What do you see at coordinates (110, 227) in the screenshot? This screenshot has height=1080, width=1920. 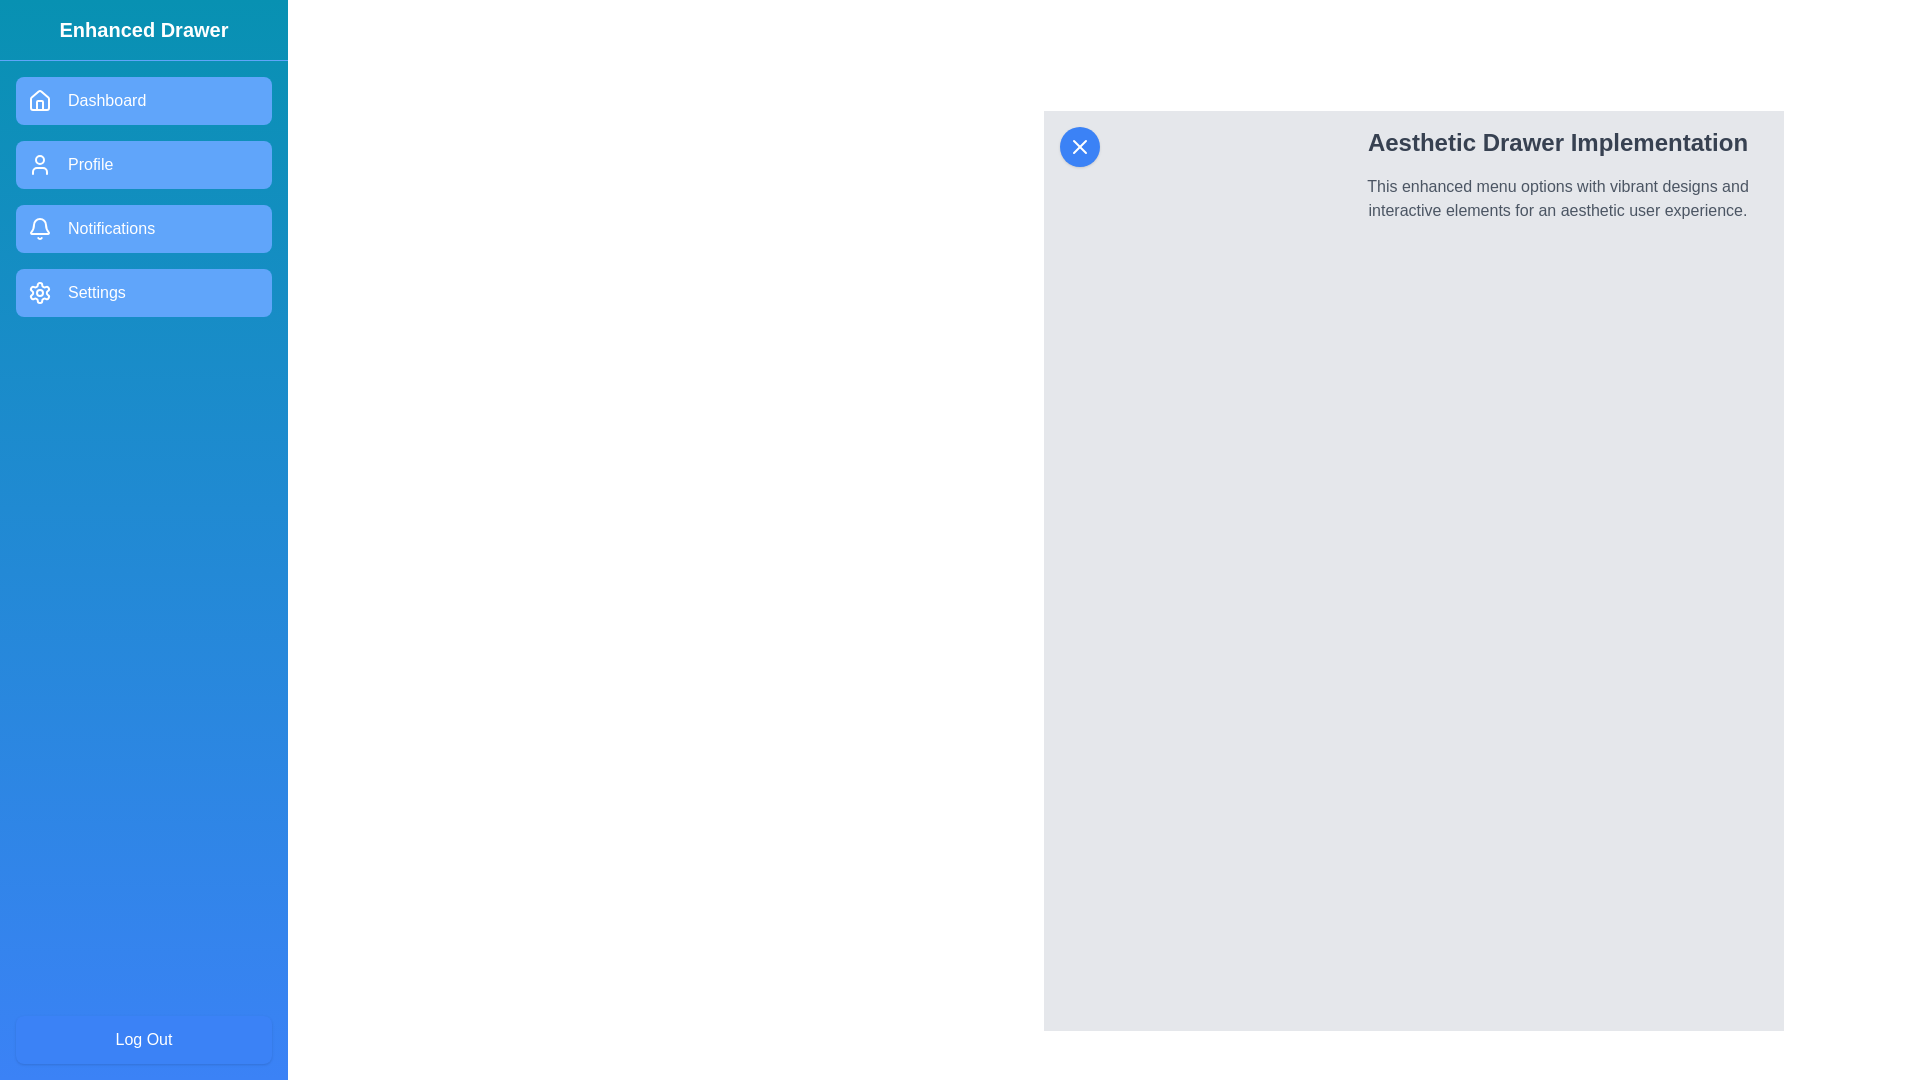 I see `the 'Notifications' text label in the sidebar menu, which displays white text against a blue background and is located third from the top` at bounding box center [110, 227].